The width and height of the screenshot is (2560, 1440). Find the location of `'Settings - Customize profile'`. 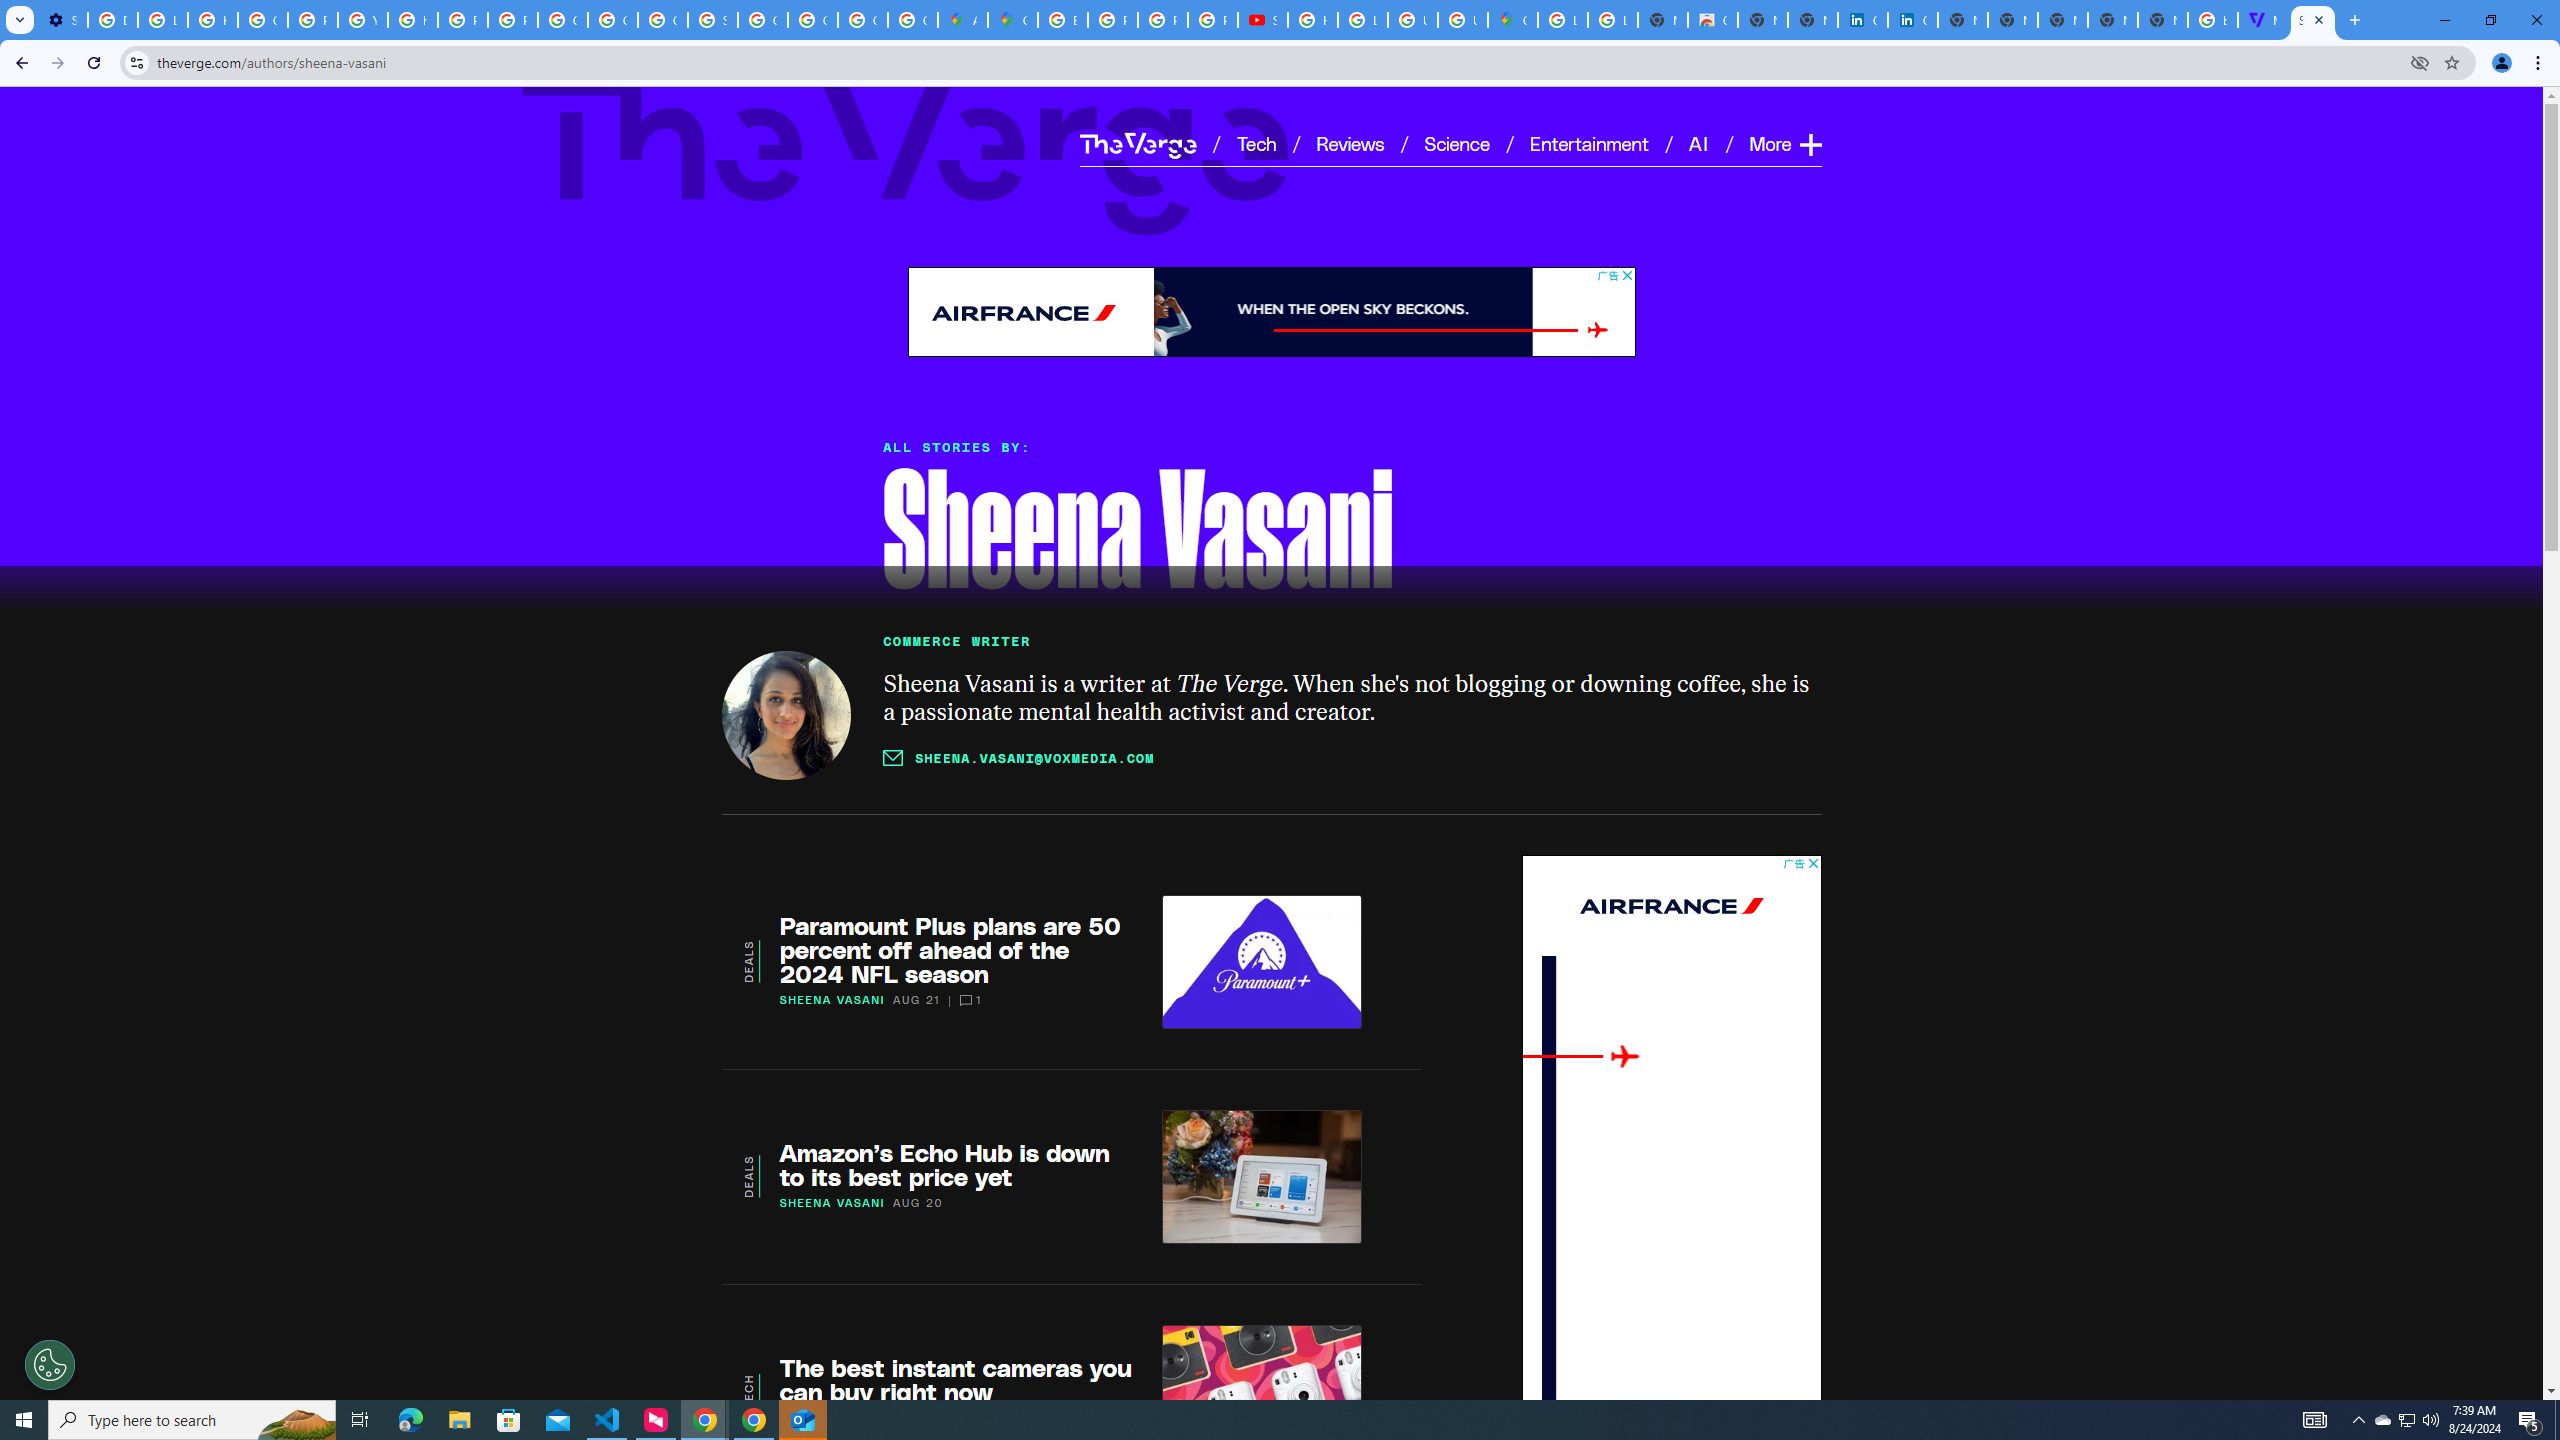

'Settings - Customize profile' is located at coordinates (61, 19).